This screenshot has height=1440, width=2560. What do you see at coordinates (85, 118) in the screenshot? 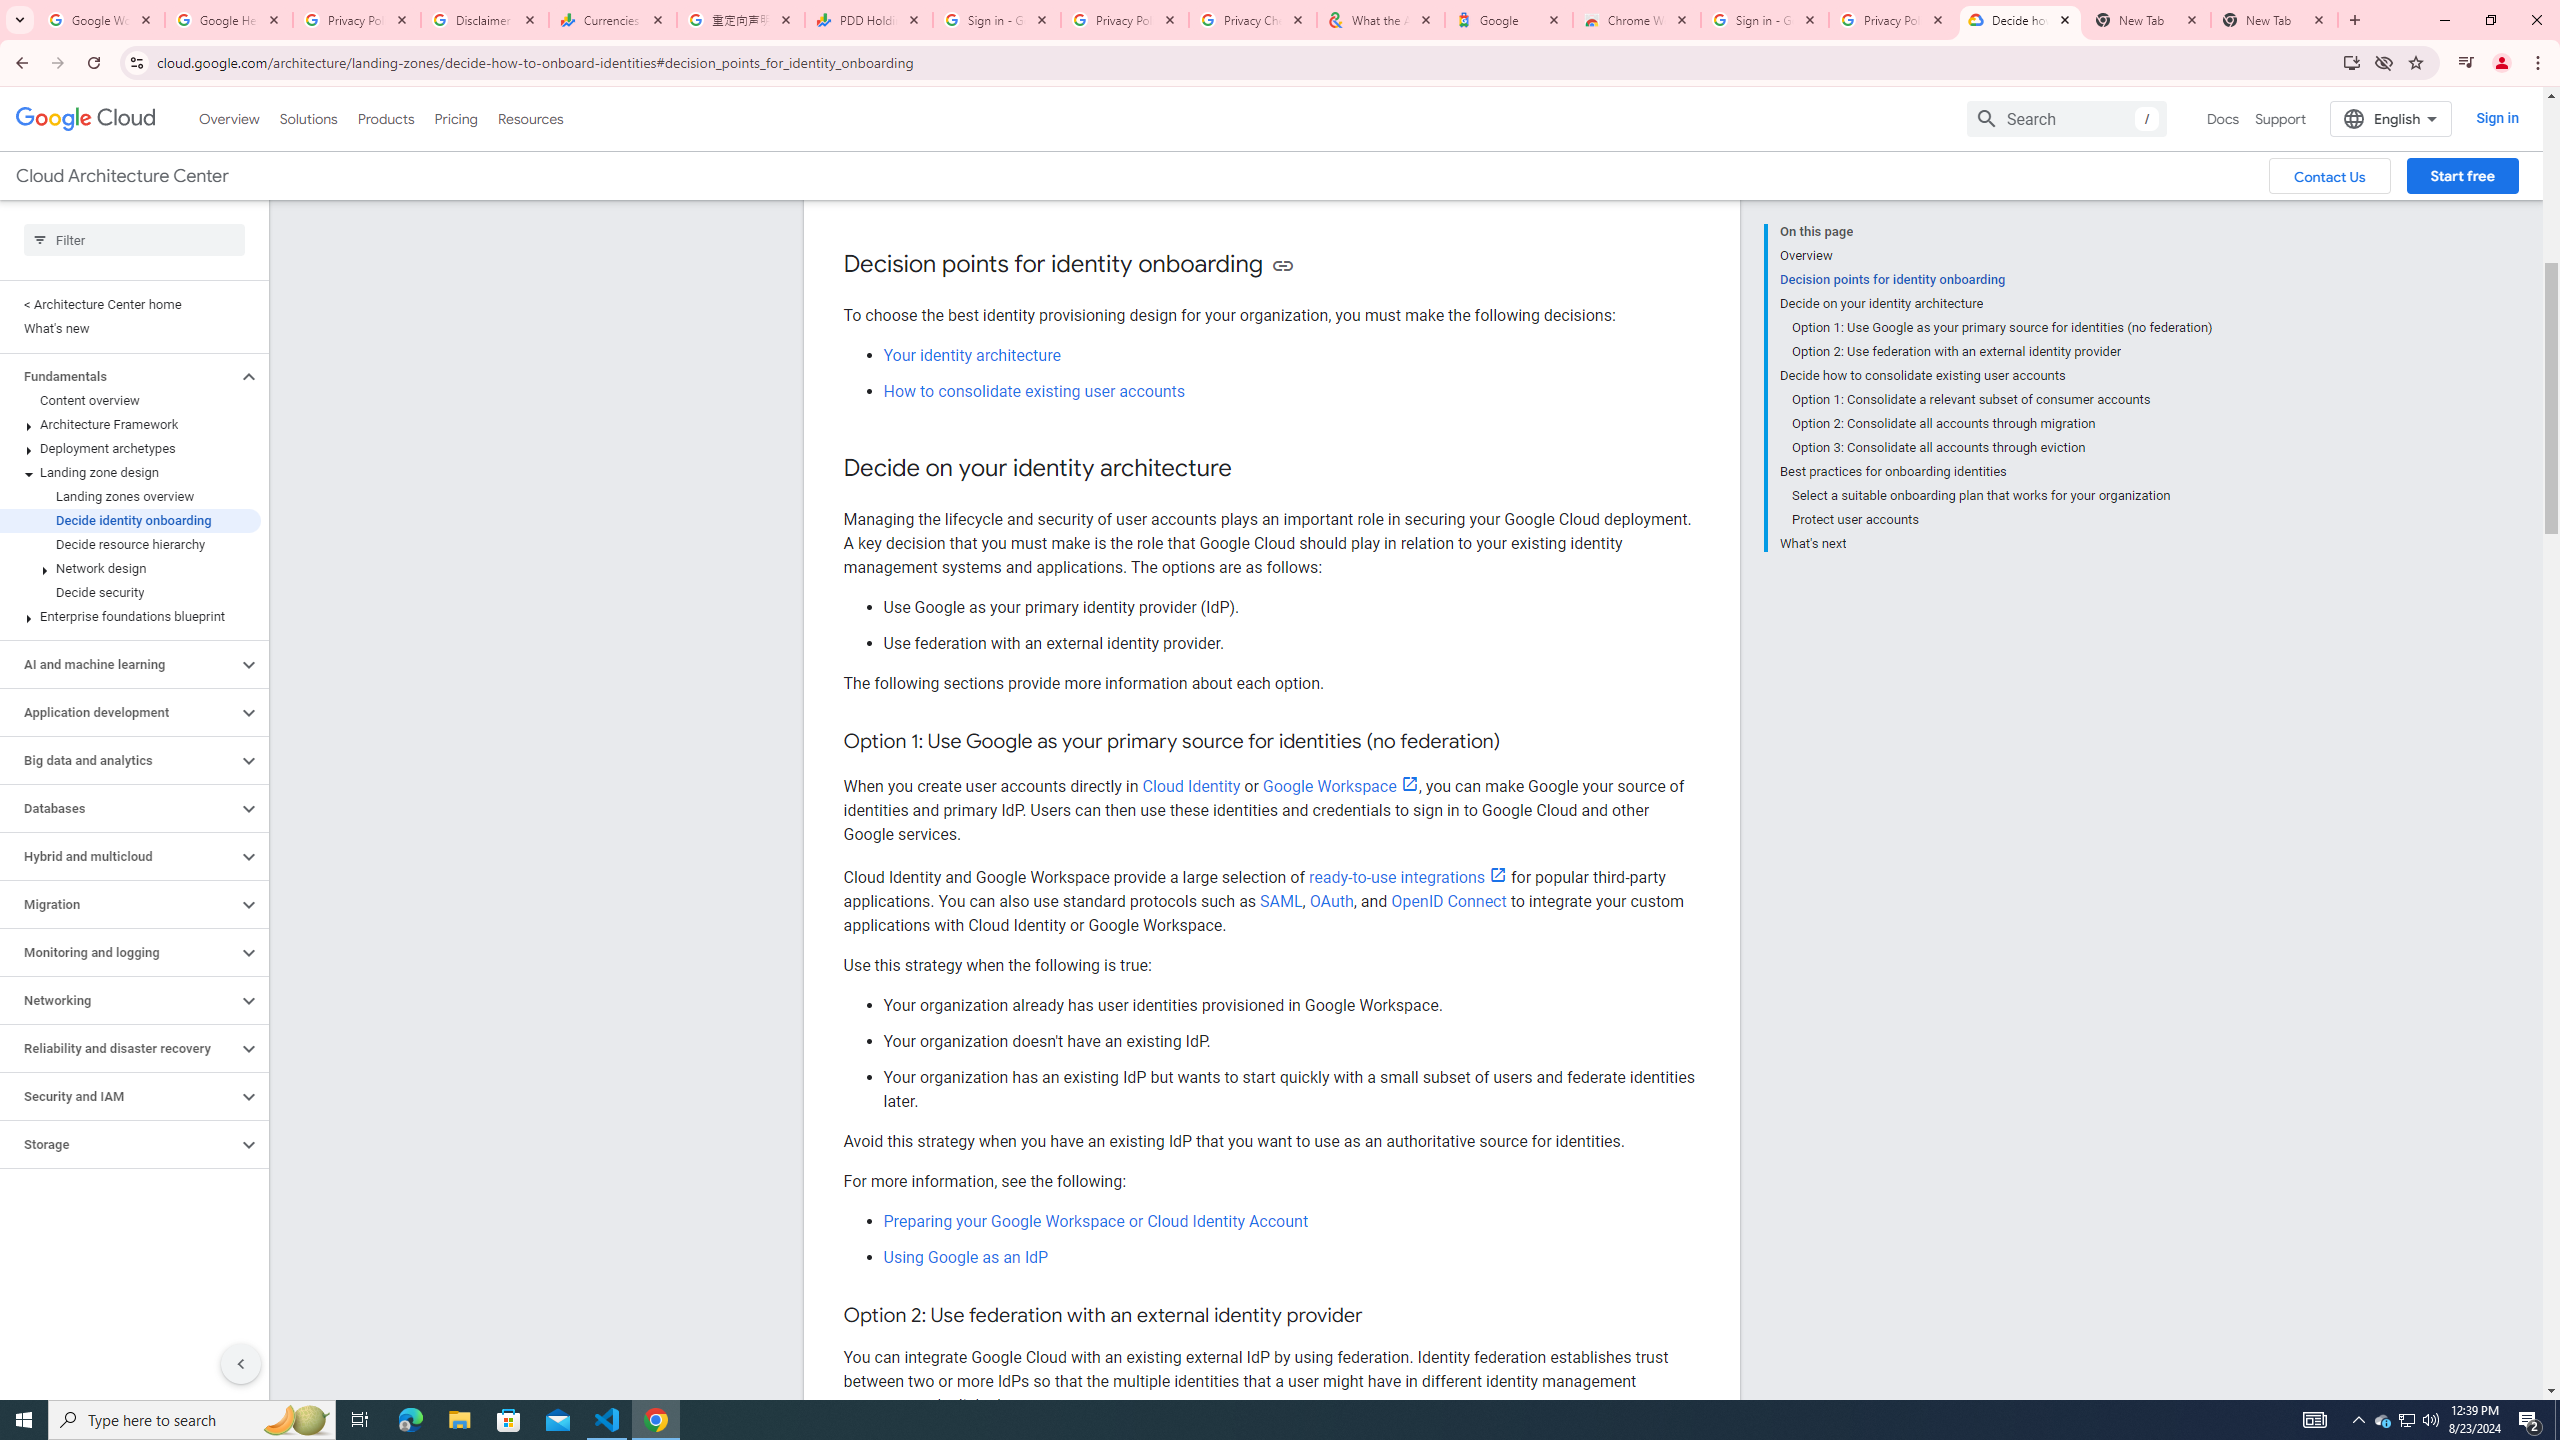
I see `'Google Cloud'` at bounding box center [85, 118].